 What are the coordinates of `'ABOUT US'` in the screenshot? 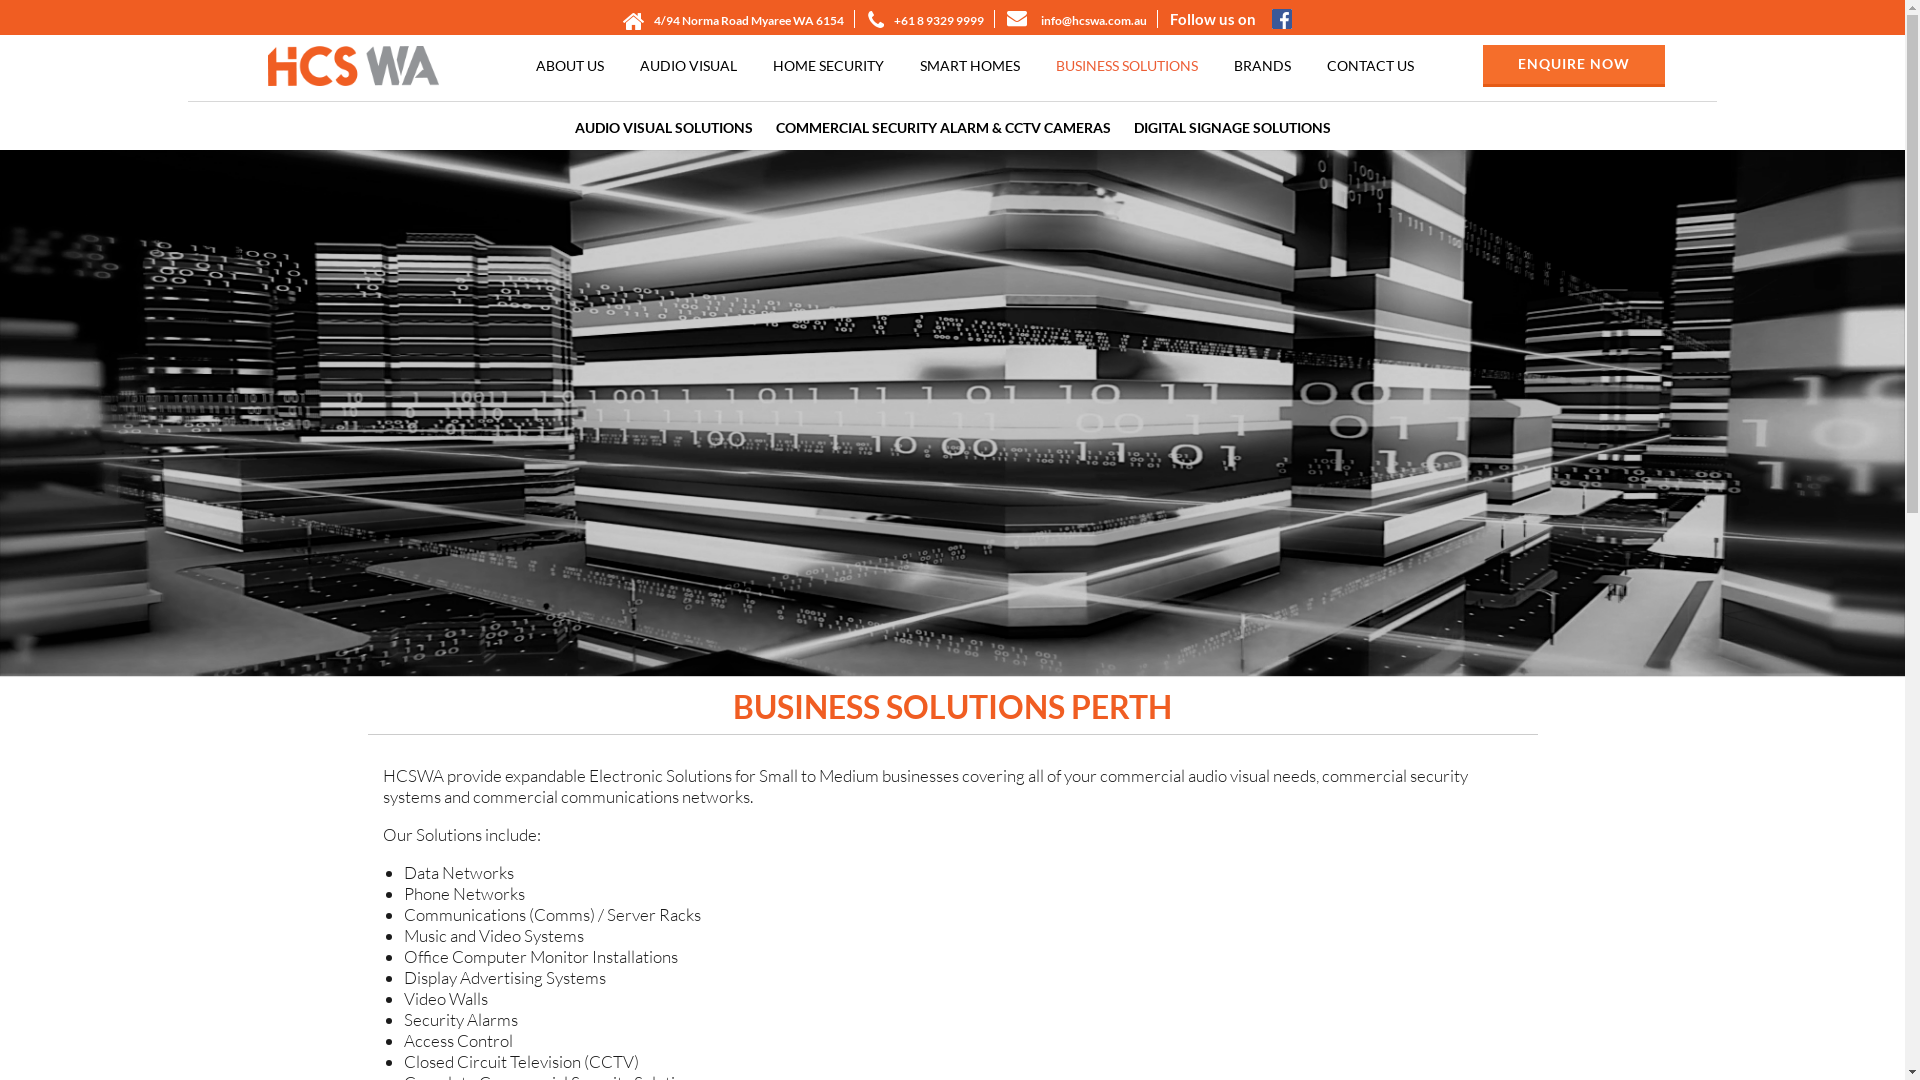 It's located at (569, 64).